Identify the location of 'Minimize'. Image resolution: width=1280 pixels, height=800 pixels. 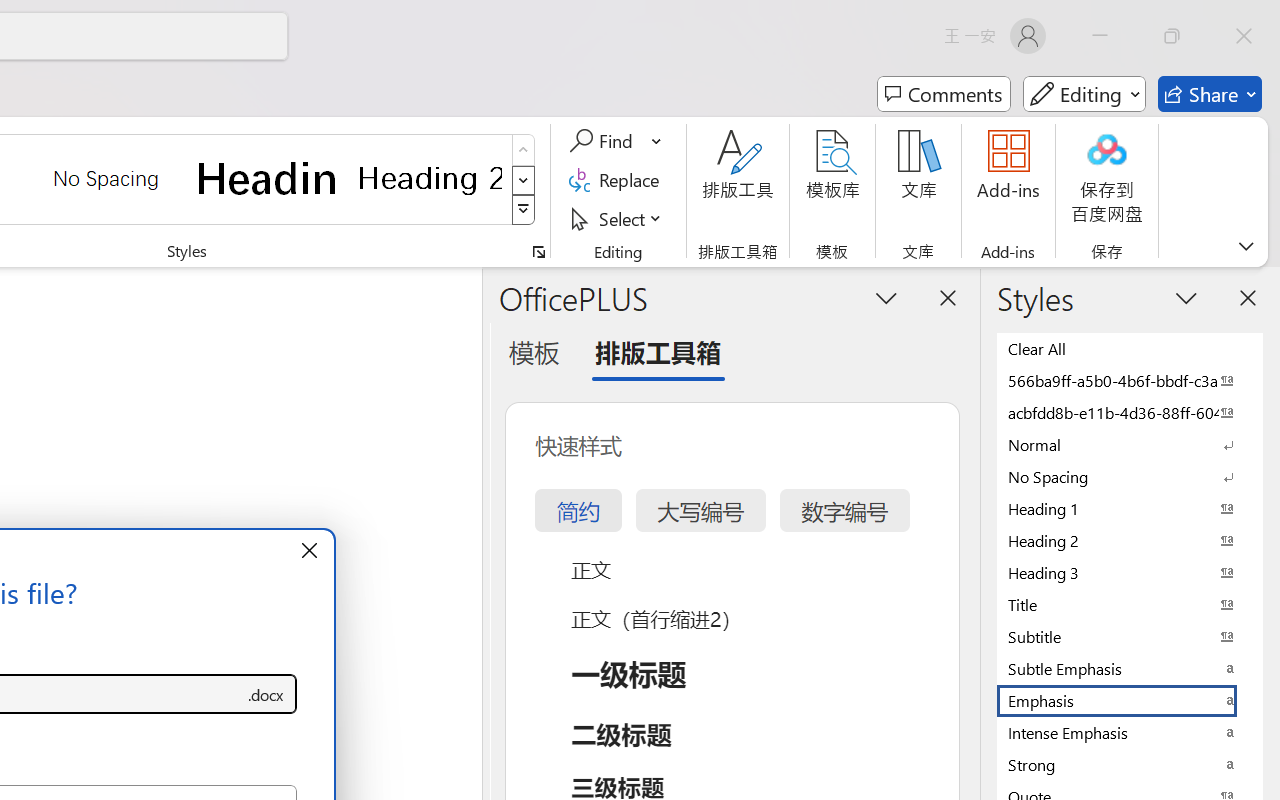
(1099, 35).